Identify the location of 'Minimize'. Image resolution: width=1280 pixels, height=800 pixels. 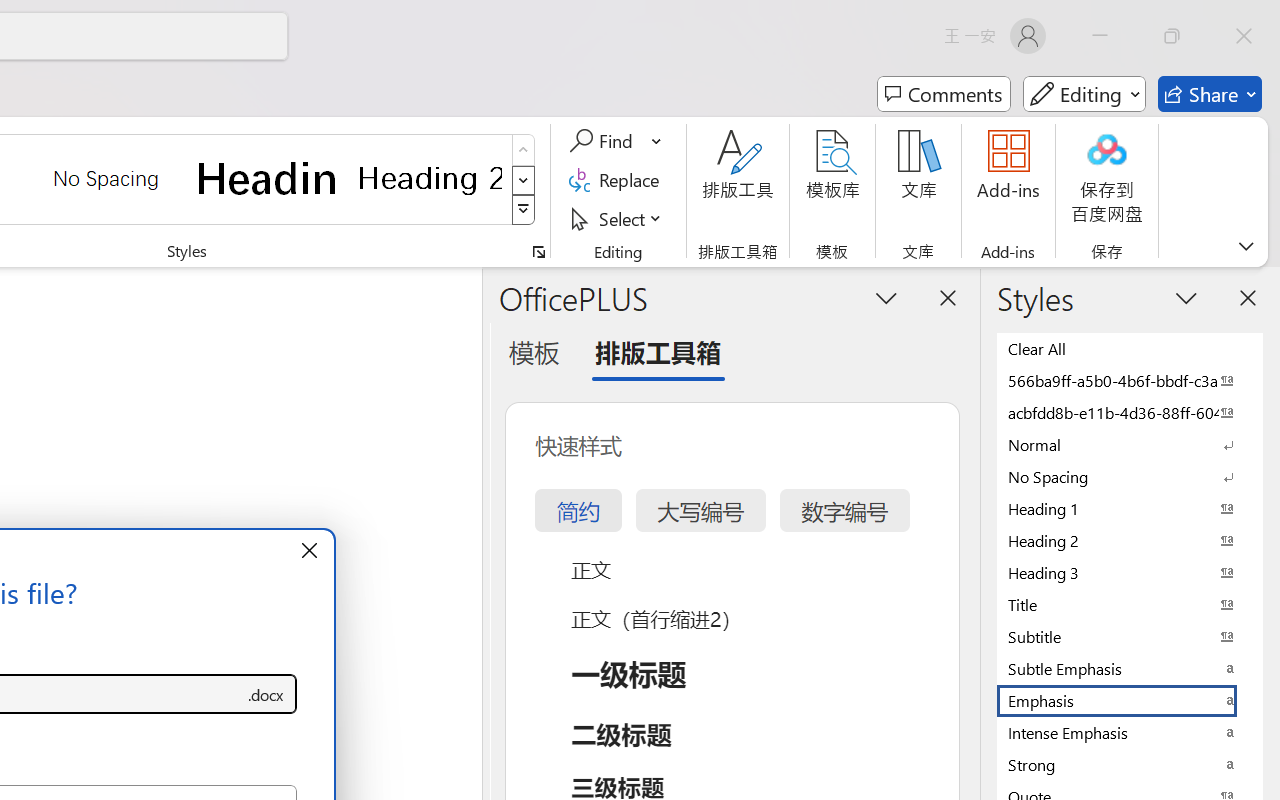
(1099, 35).